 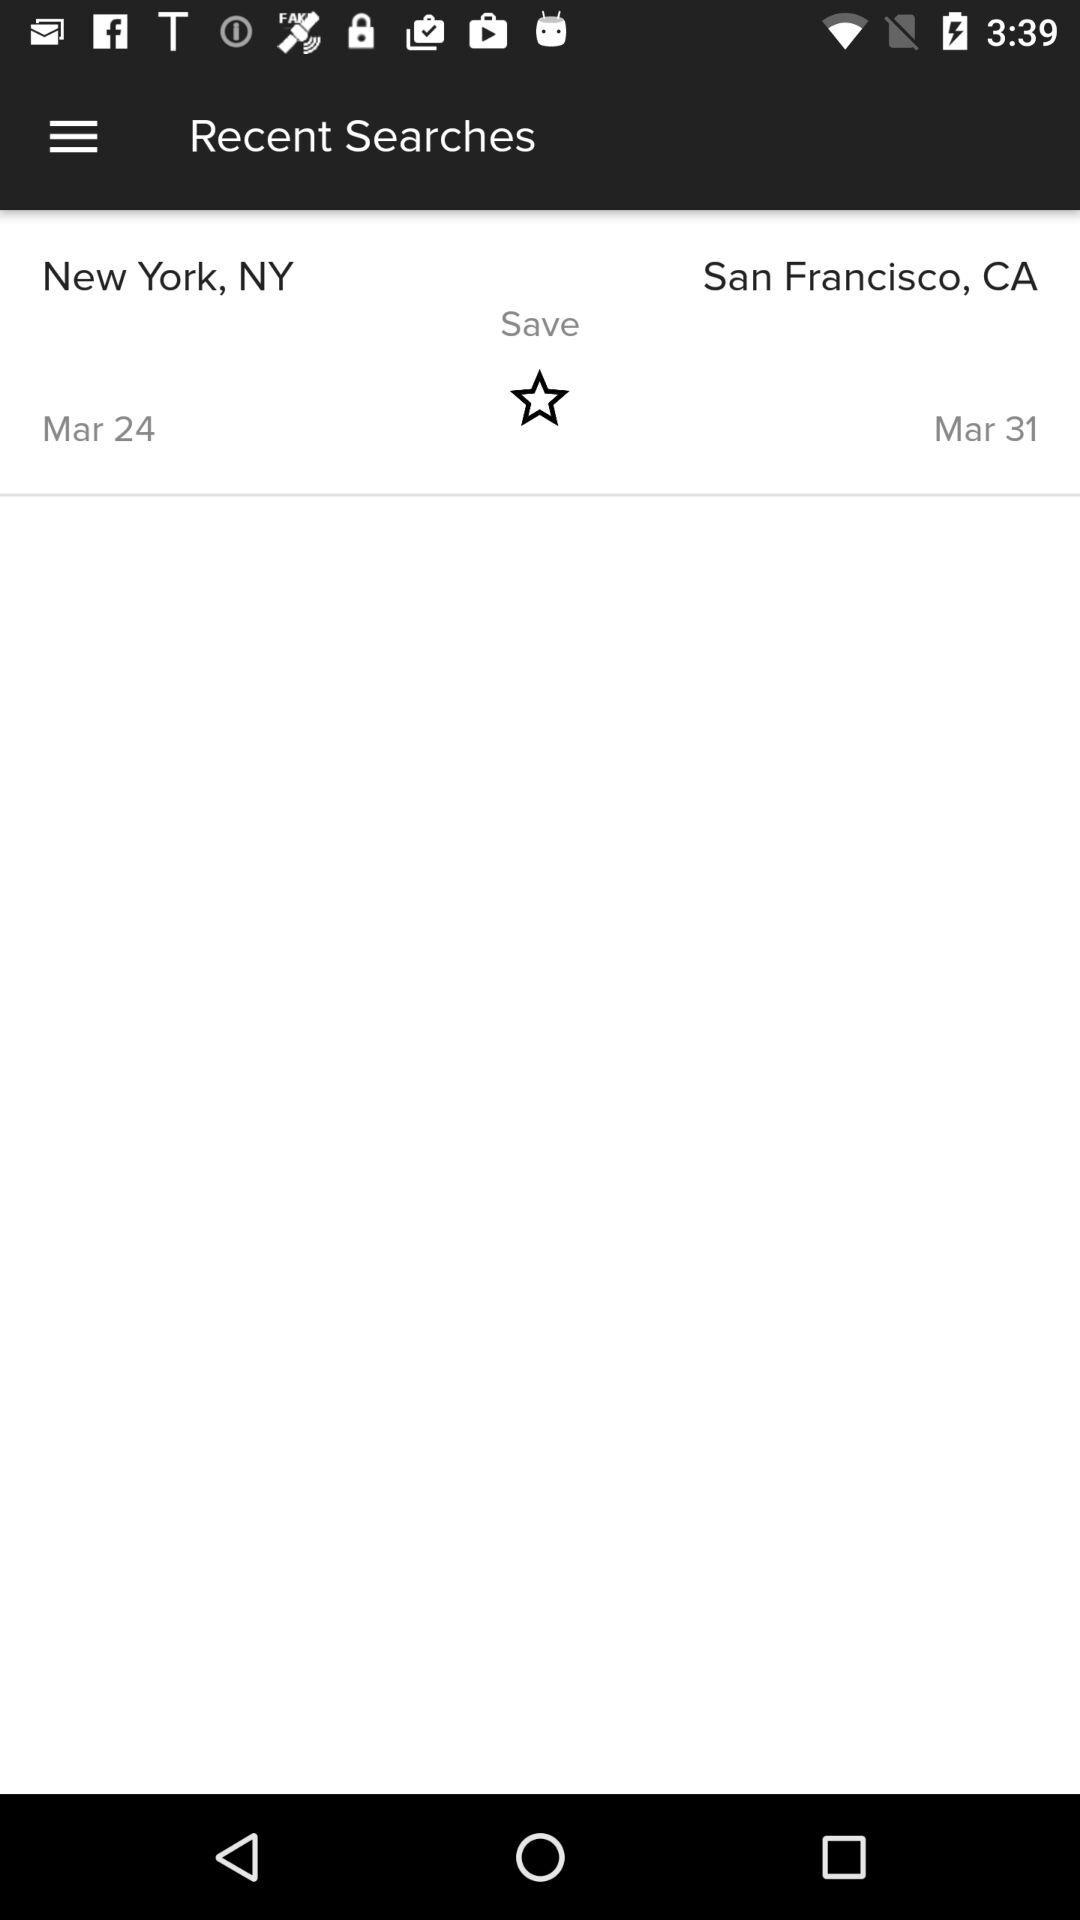 I want to click on icon below save item, so click(x=240, y=398).